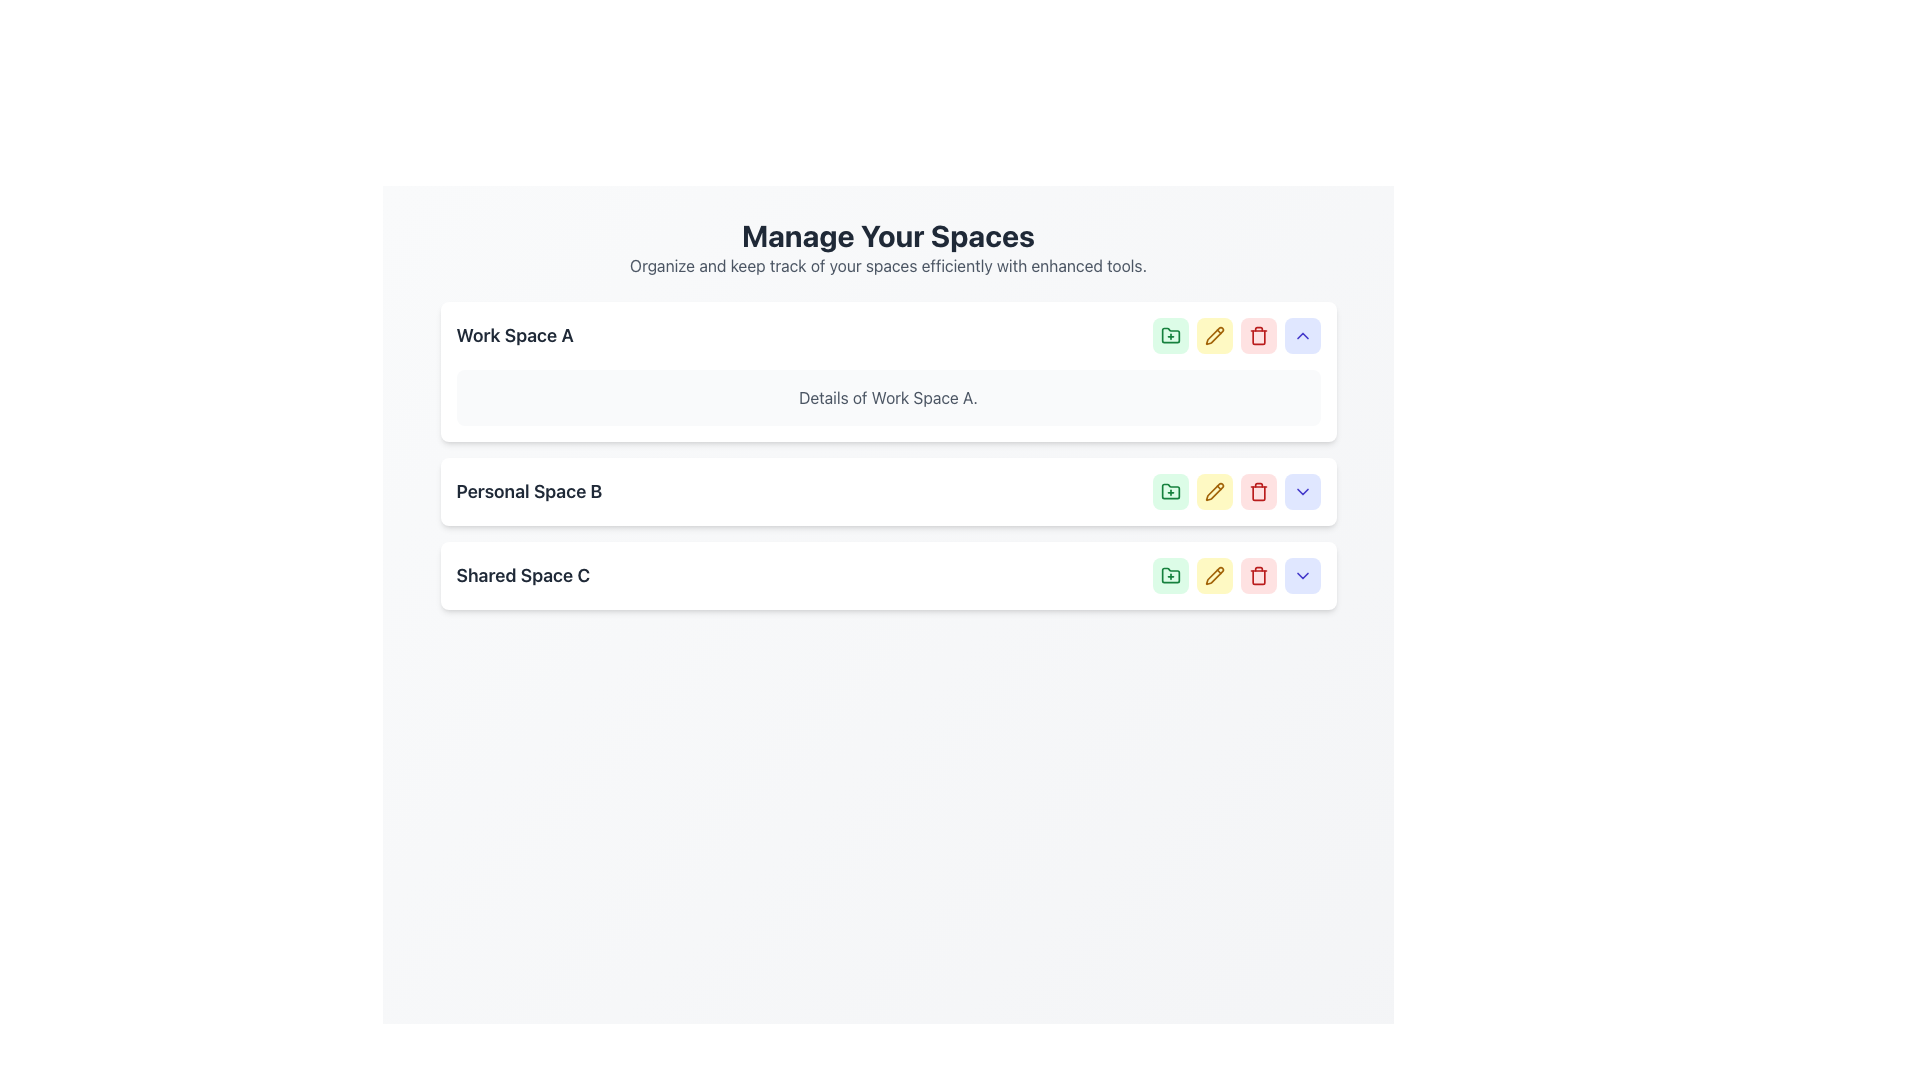 The image size is (1920, 1080). What do you see at coordinates (1213, 334) in the screenshot?
I see `the edit button located to the right of the 'Work Space A' section in the first row of action buttons` at bounding box center [1213, 334].